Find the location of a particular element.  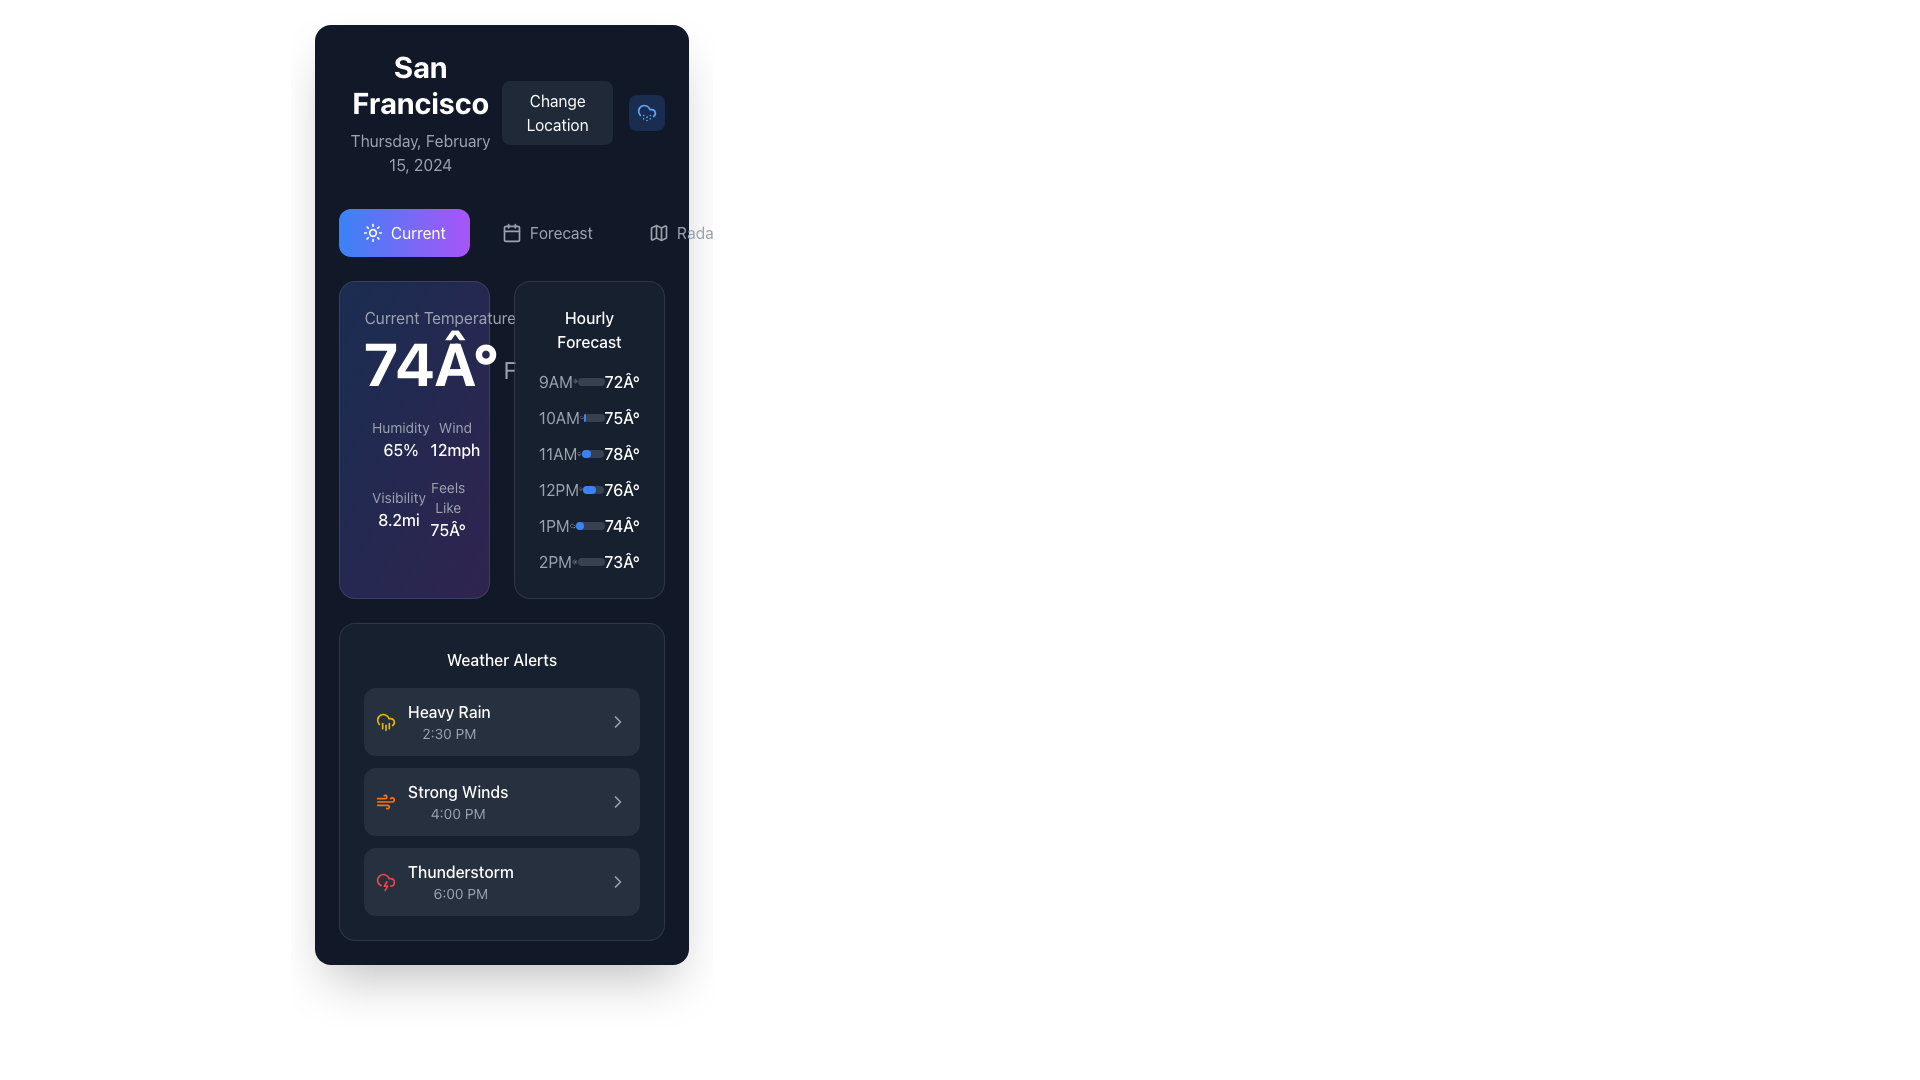

the progress bar located within the '11AM' hourly forecast item under the 'Hourly Forecast' panel, aligned with the time '11AM' and the temperature '78°' is located at coordinates (592, 454).